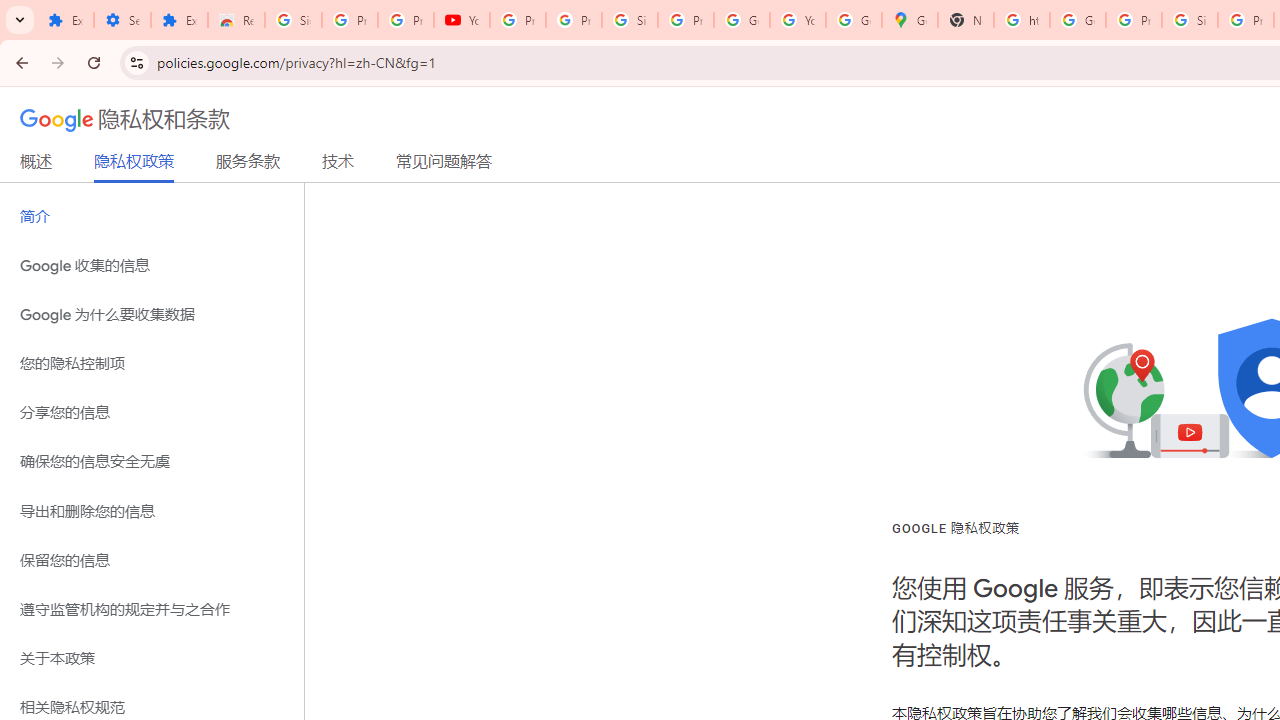  I want to click on 'Google Maps', so click(909, 20).